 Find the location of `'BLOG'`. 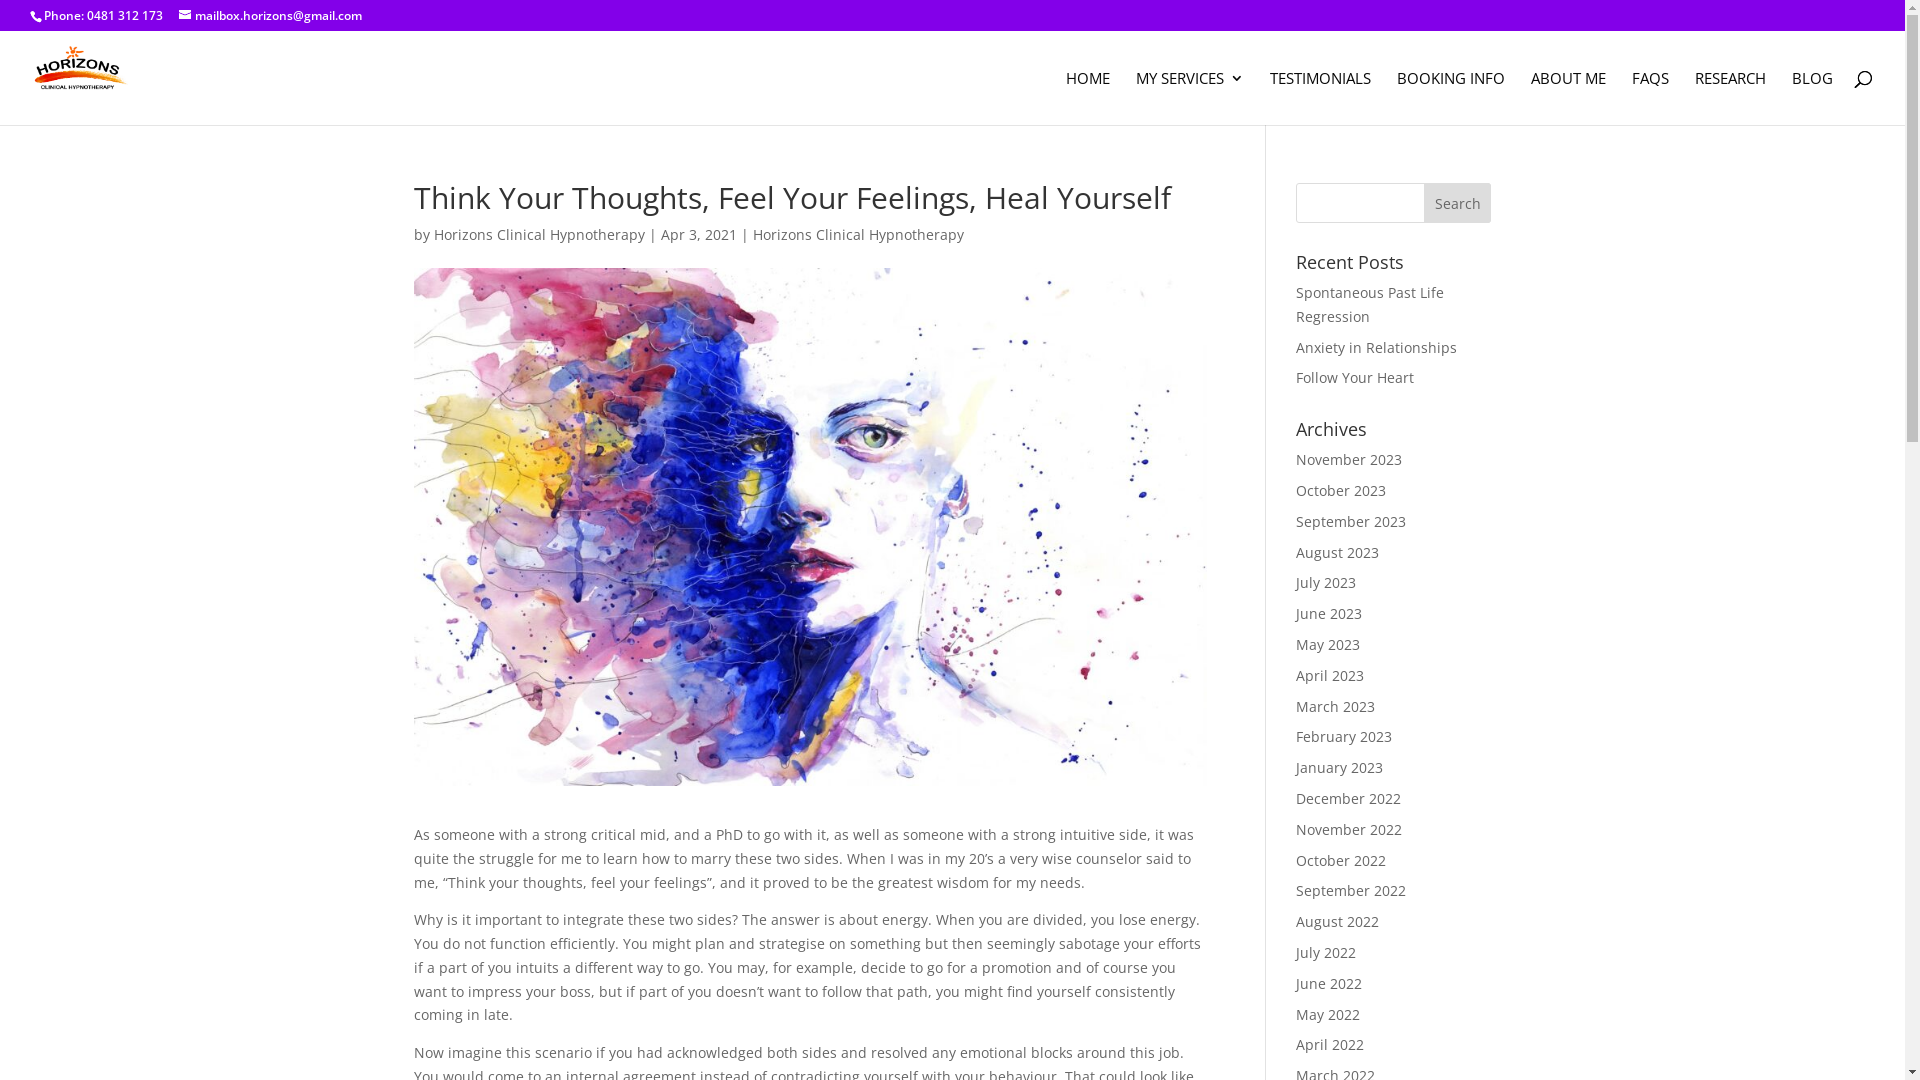

'BLOG' is located at coordinates (1812, 97).